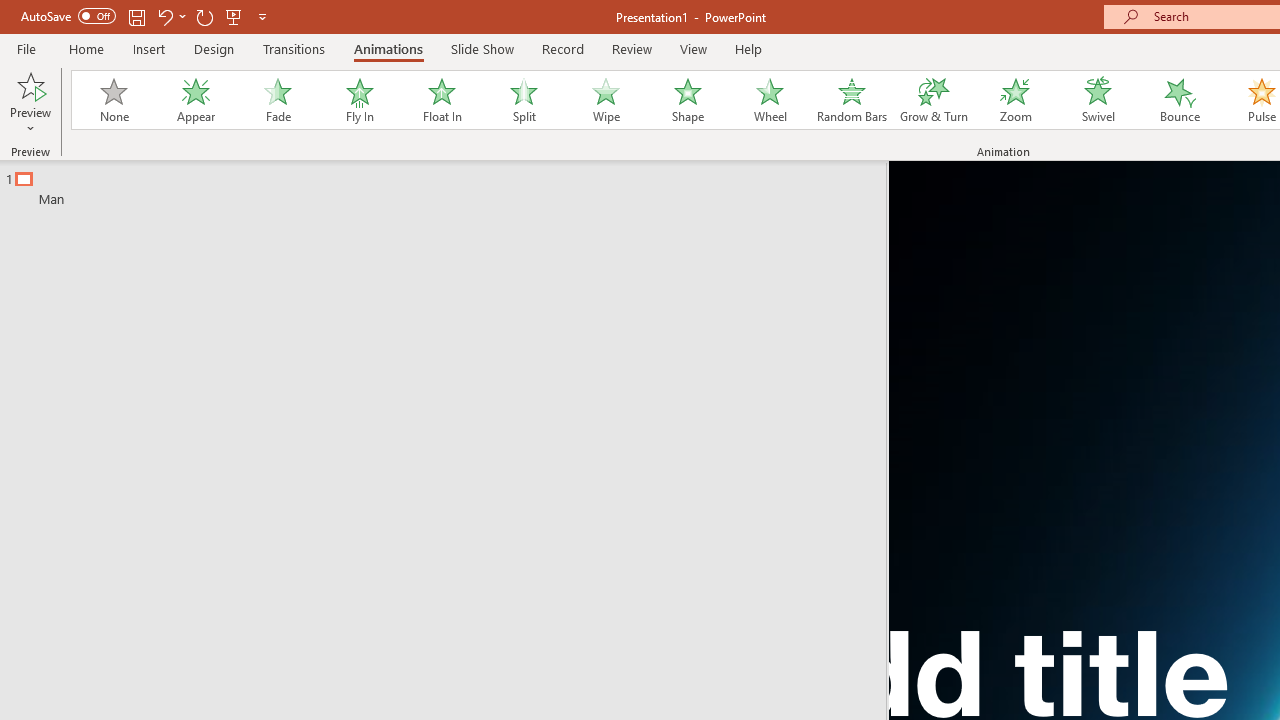 This screenshot has width=1280, height=720. What do you see at coordinates (852, 100) in the screenshot?
I see `'Random Bars'` at bounding box center [852, 100].